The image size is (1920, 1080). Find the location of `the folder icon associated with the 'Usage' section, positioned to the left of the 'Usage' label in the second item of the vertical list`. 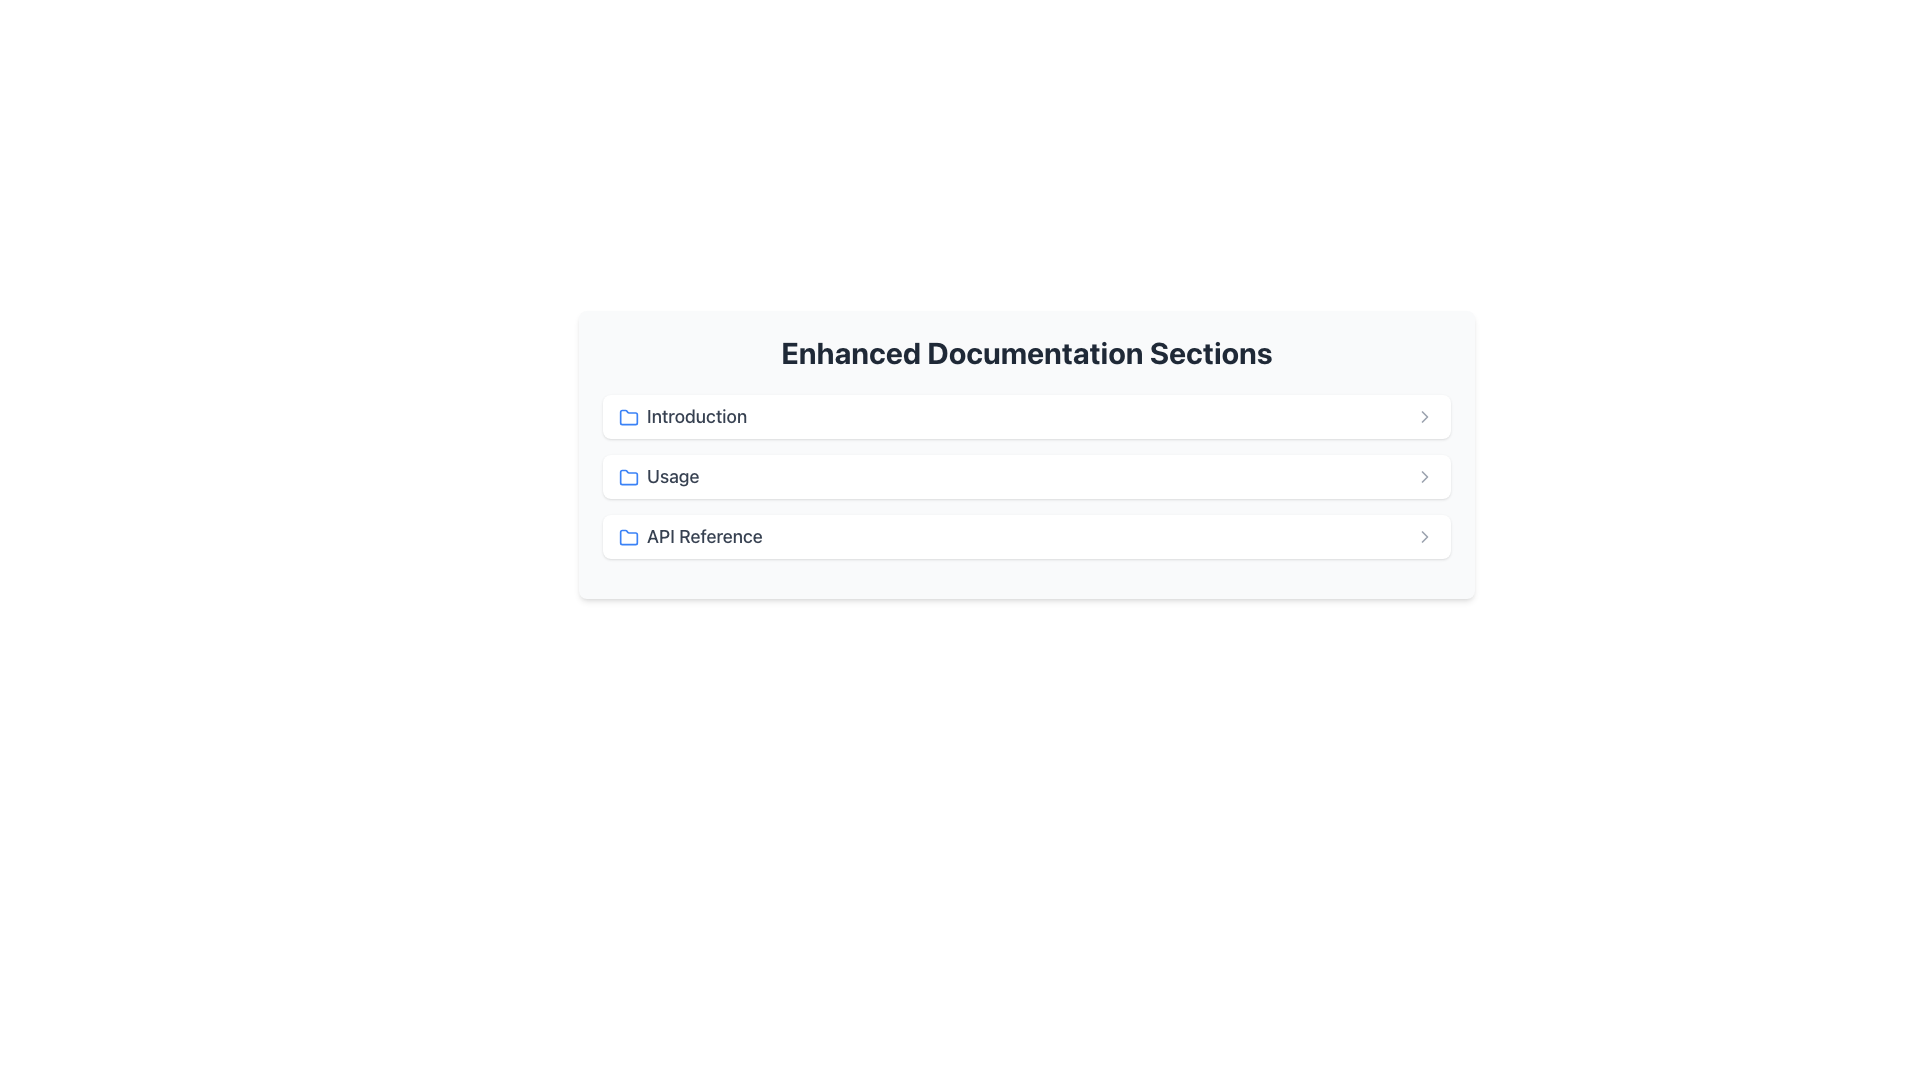

the folder icon associated with the 'Usage' section, positioned to the left of the 'Usage' label in the second item of the vertical list is located at coordinates (627, 478).